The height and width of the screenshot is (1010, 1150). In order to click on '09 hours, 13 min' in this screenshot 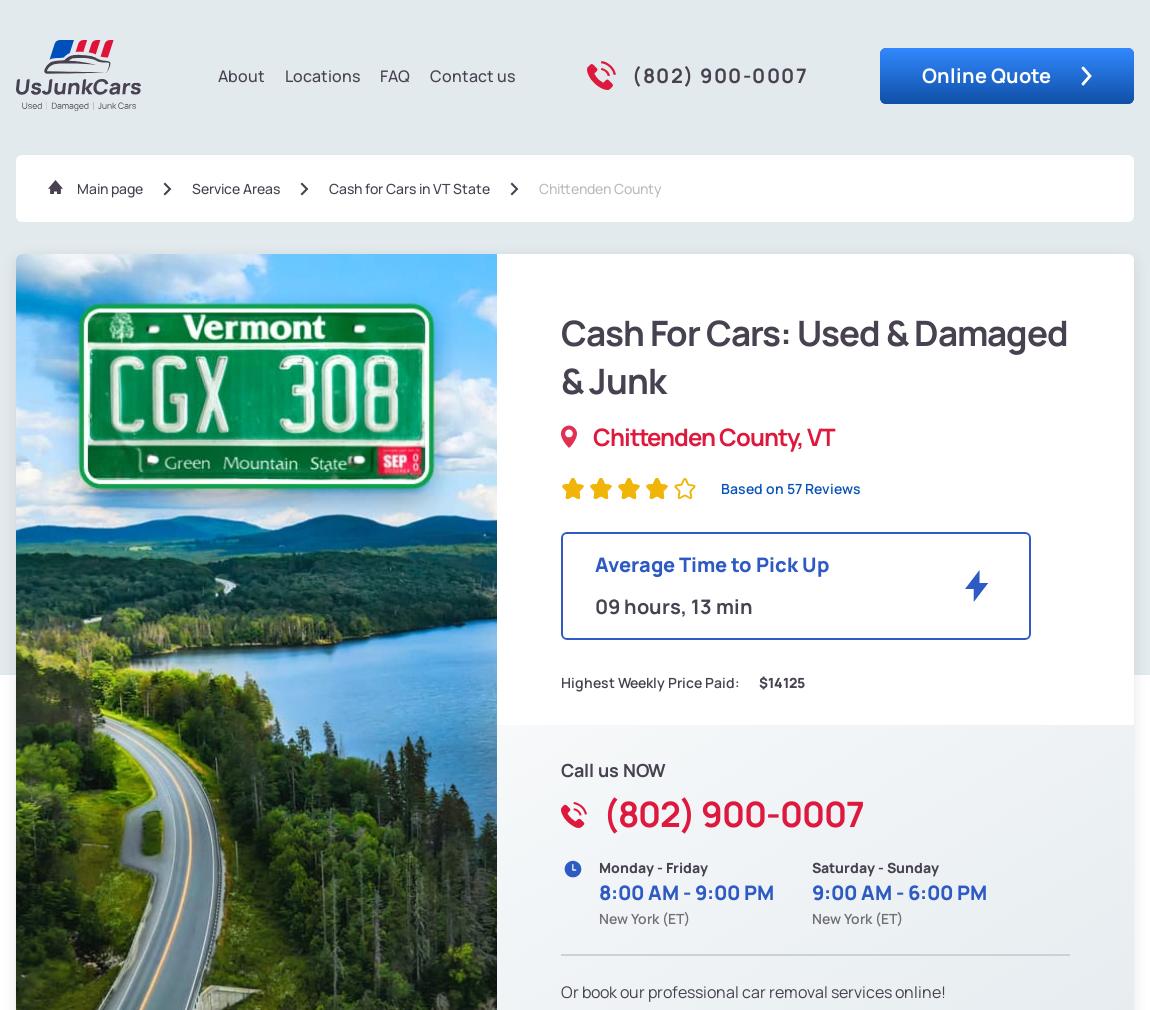, I will do `click(592, 604)`.